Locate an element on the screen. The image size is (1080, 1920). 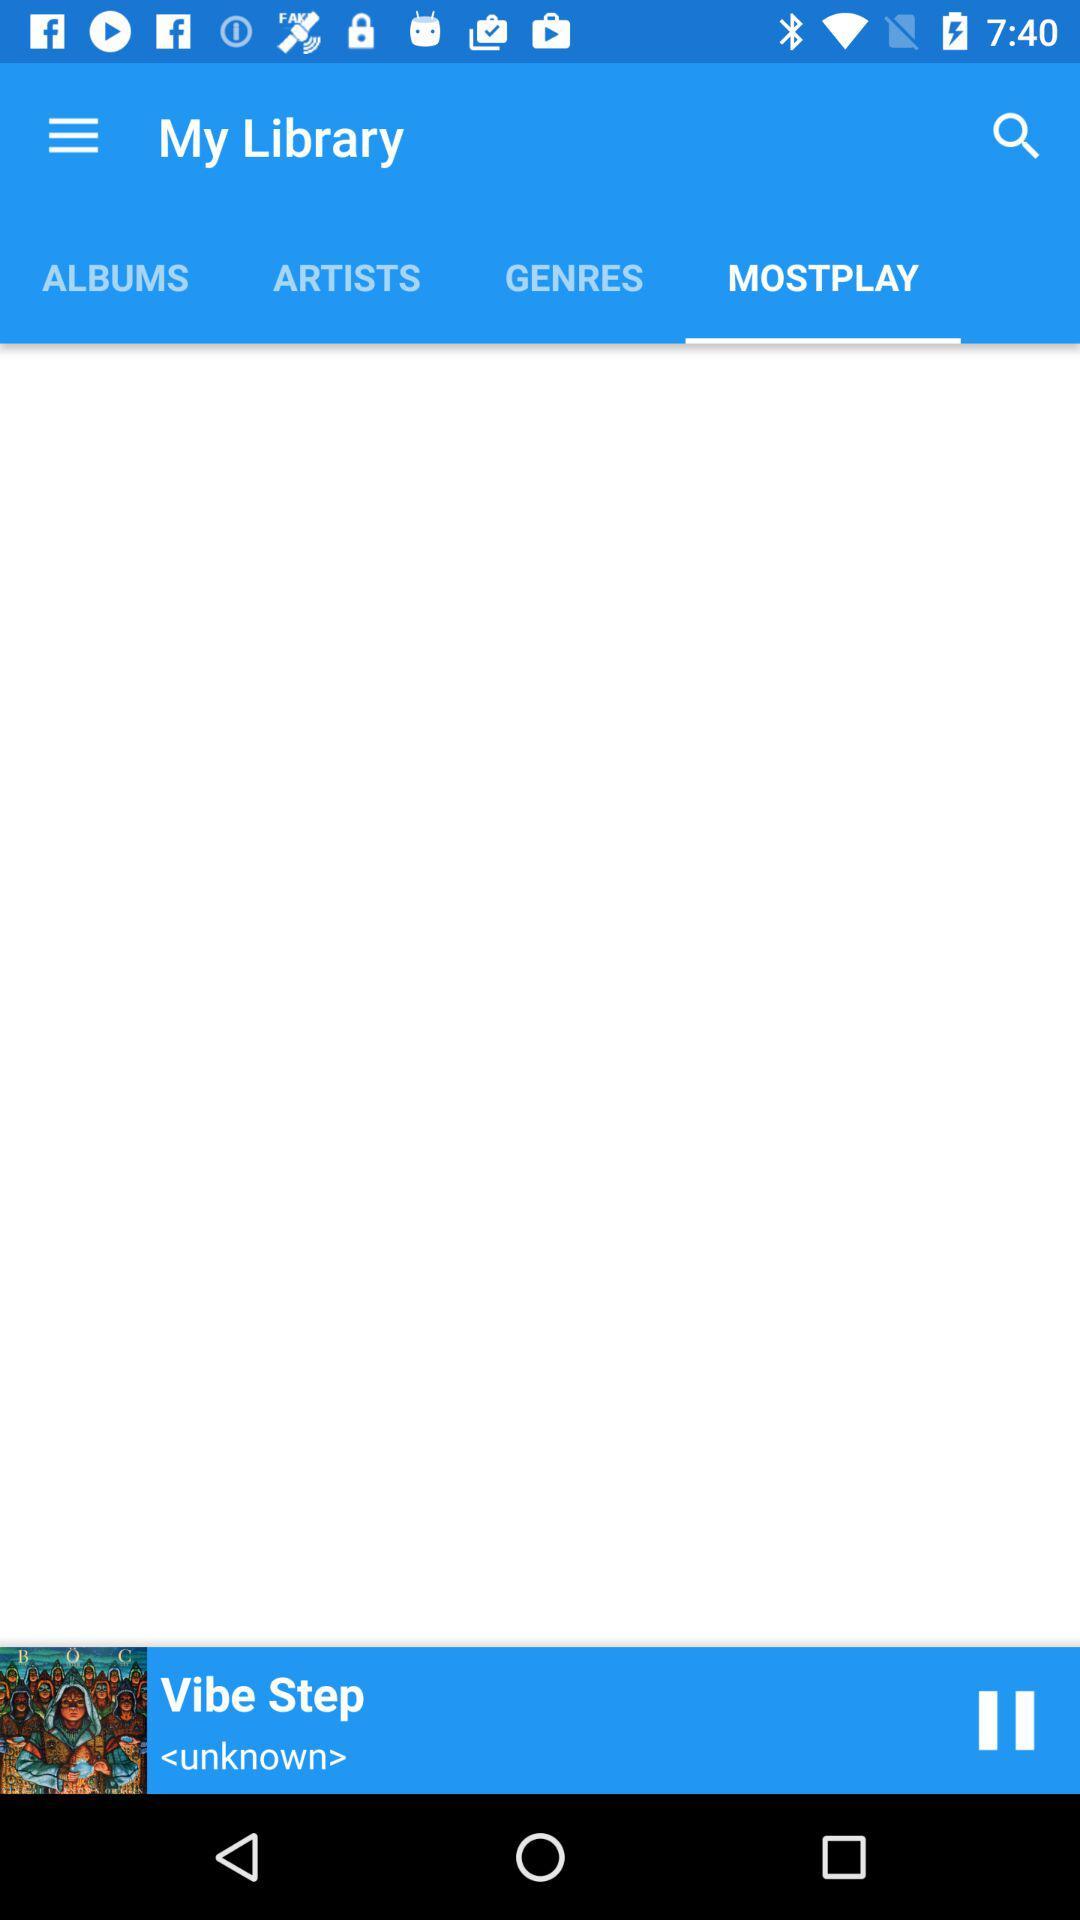
the app below albums item is located at coordinates (540, 995).